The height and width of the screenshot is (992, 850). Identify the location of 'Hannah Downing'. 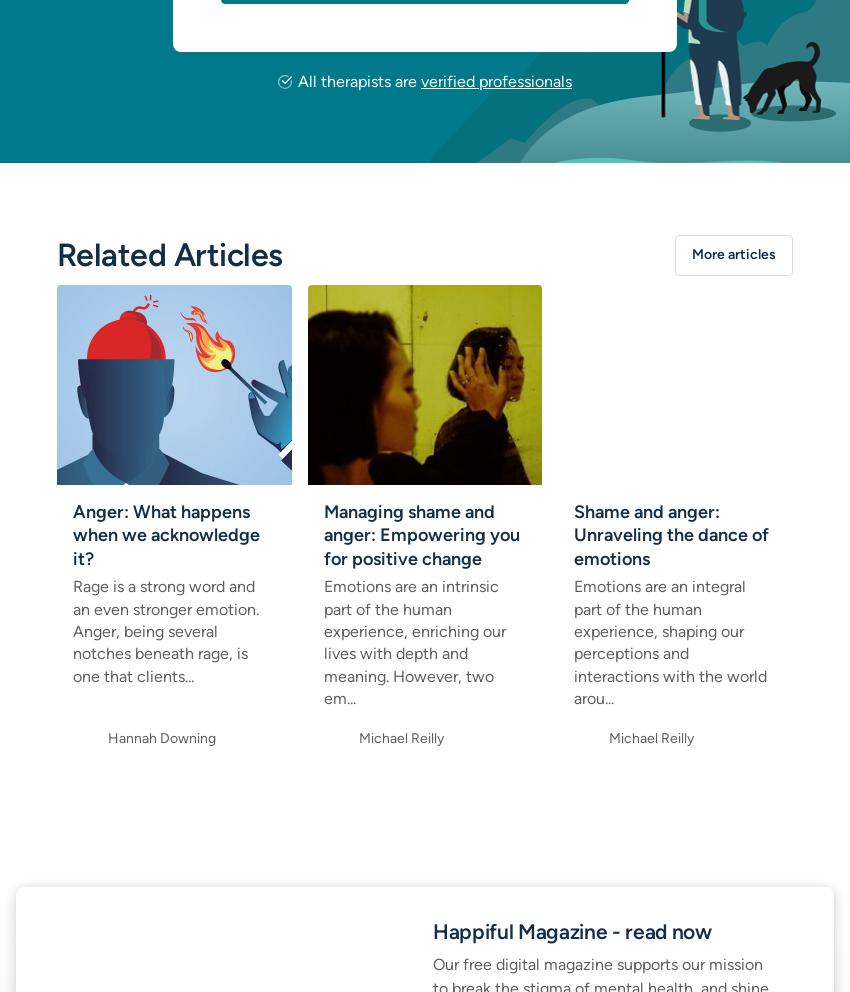
(107, 737).